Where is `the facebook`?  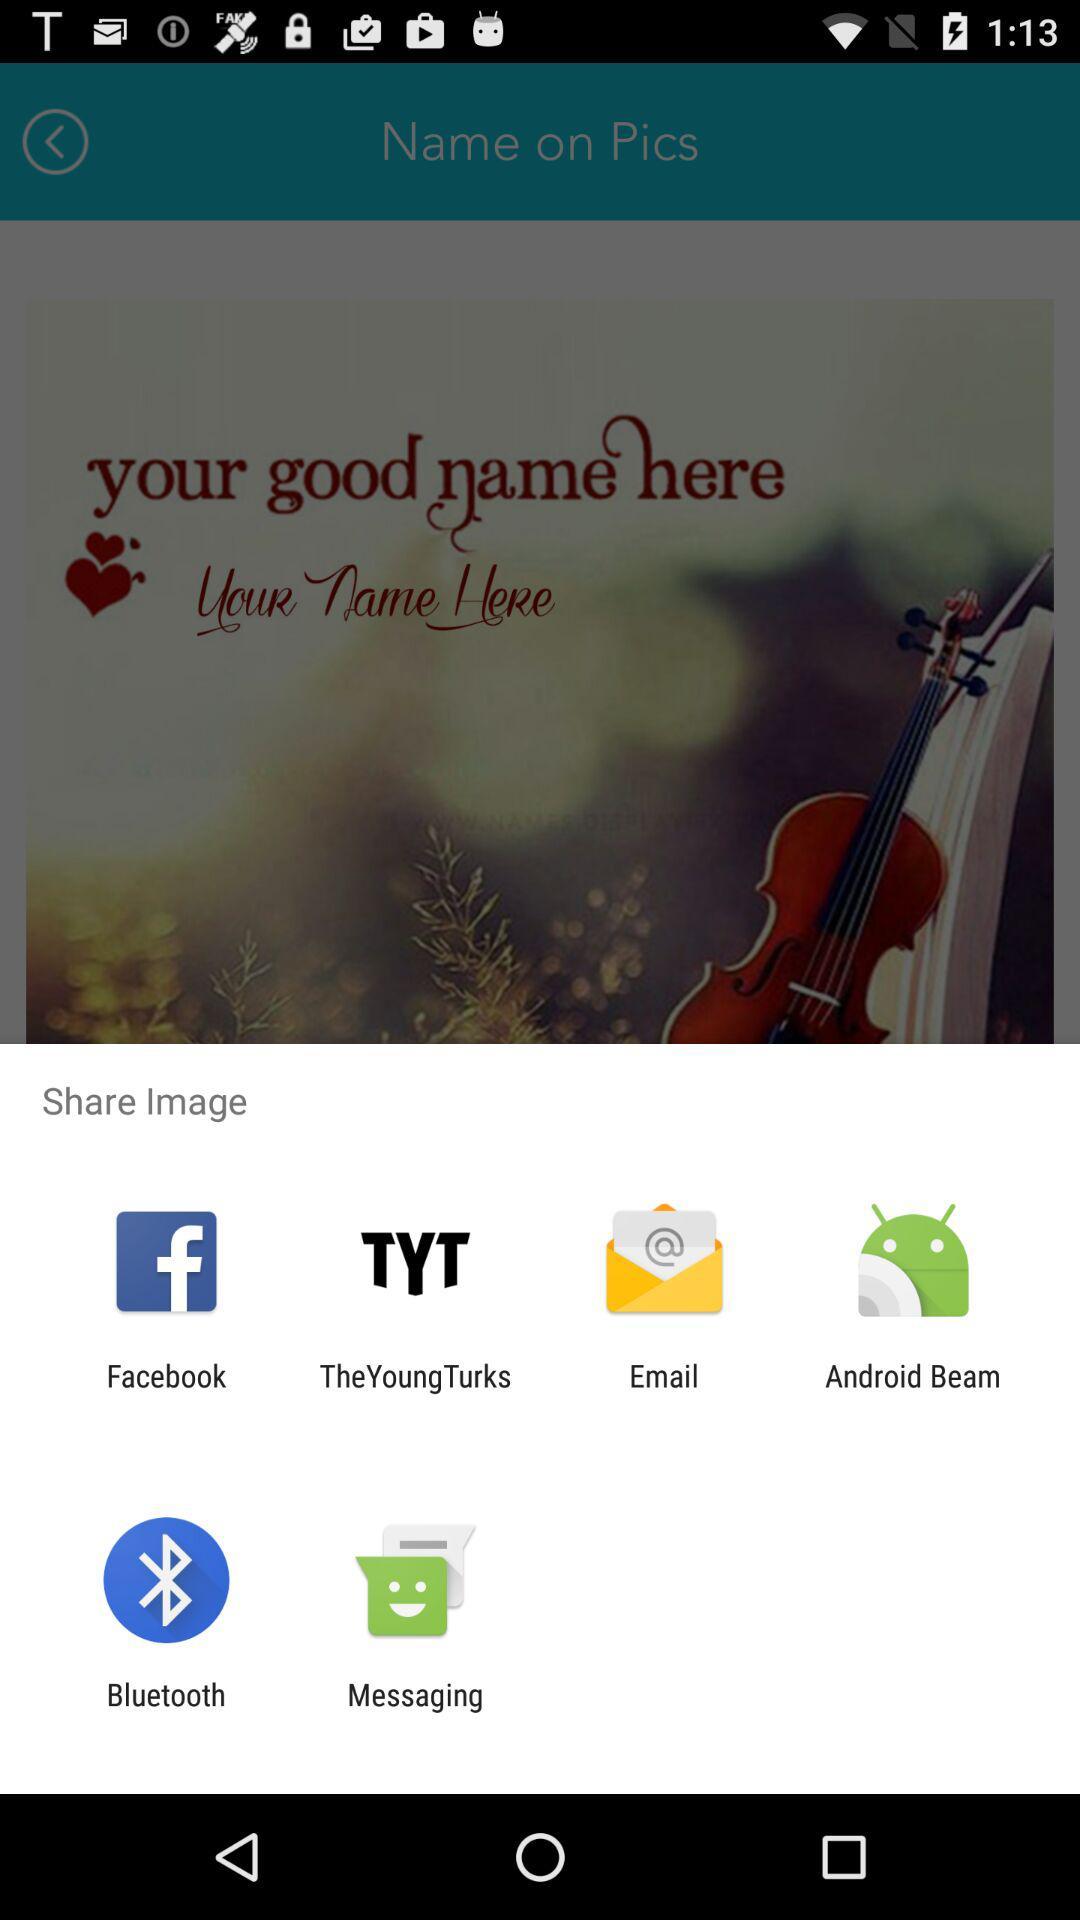 the facebook is located at coordinates (165, 1392).